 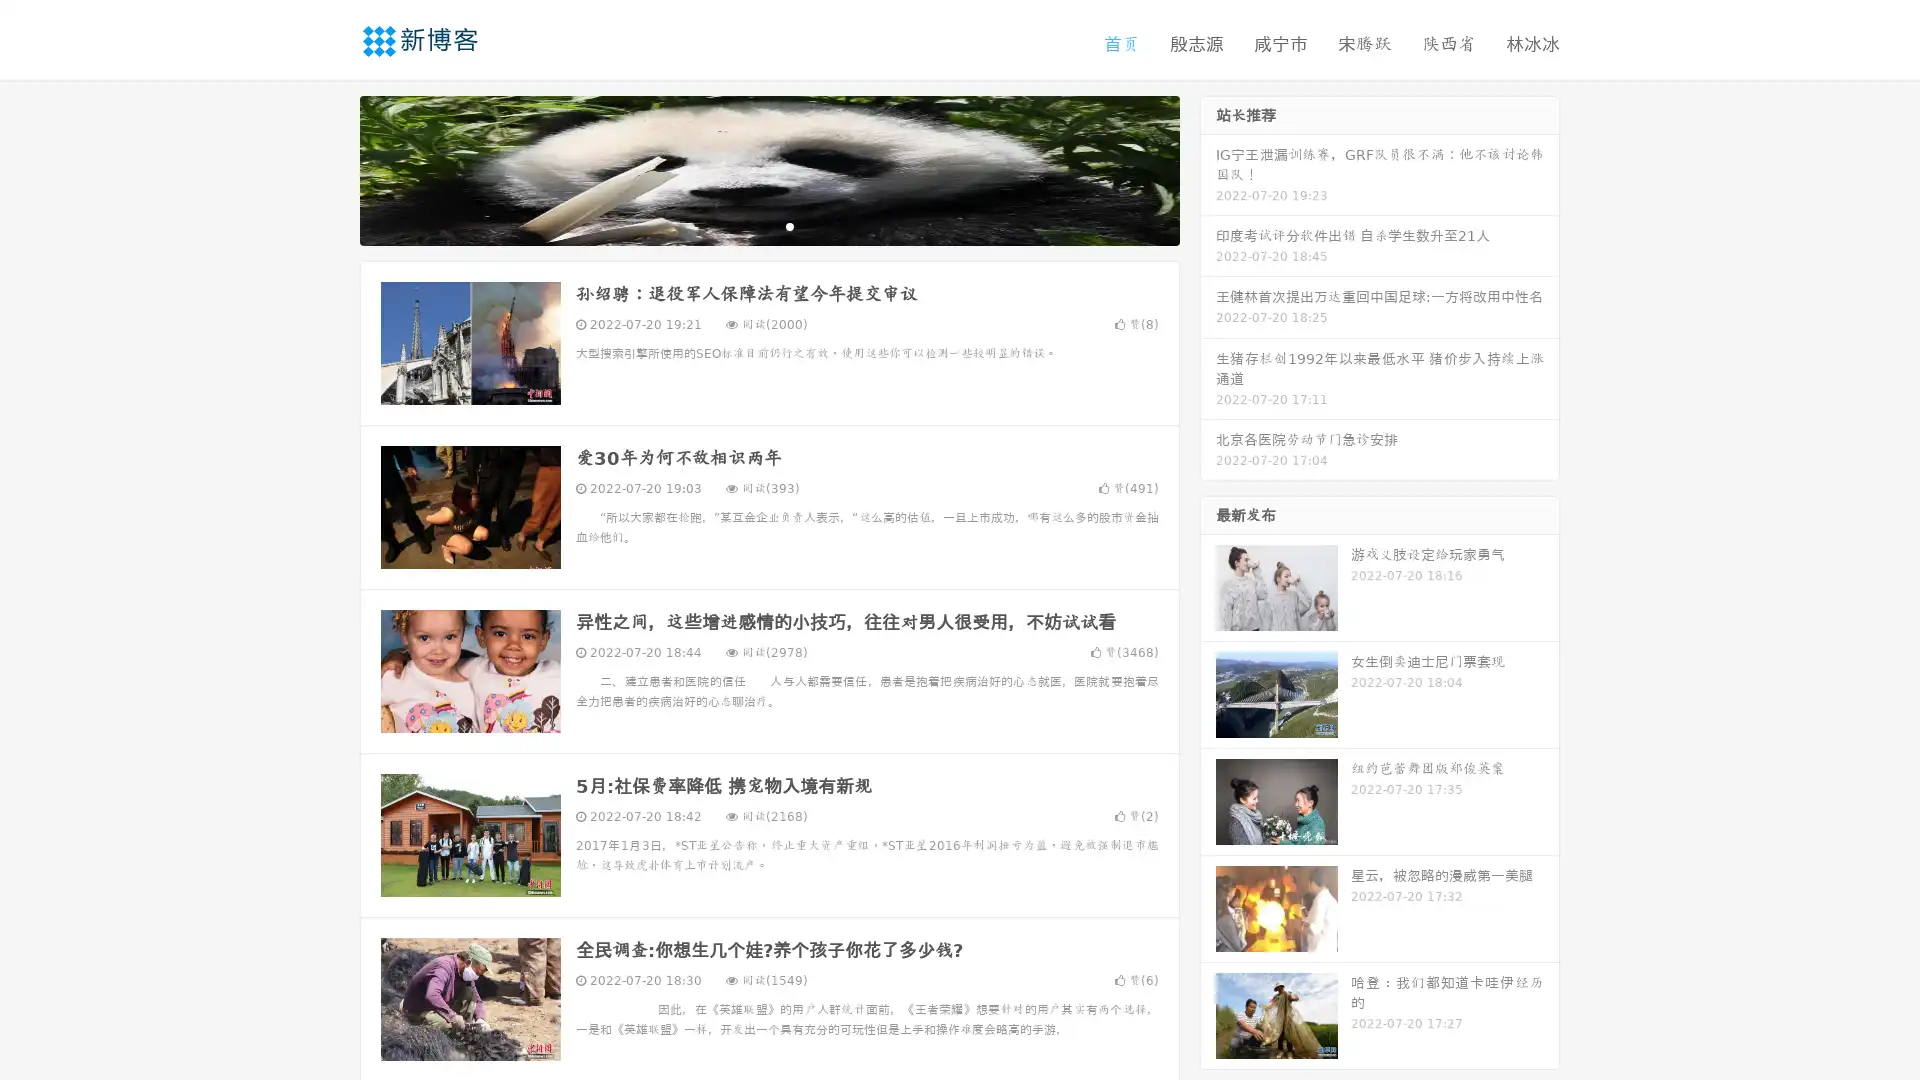 I want to click on Previous slide, so click(x=330, y=168).